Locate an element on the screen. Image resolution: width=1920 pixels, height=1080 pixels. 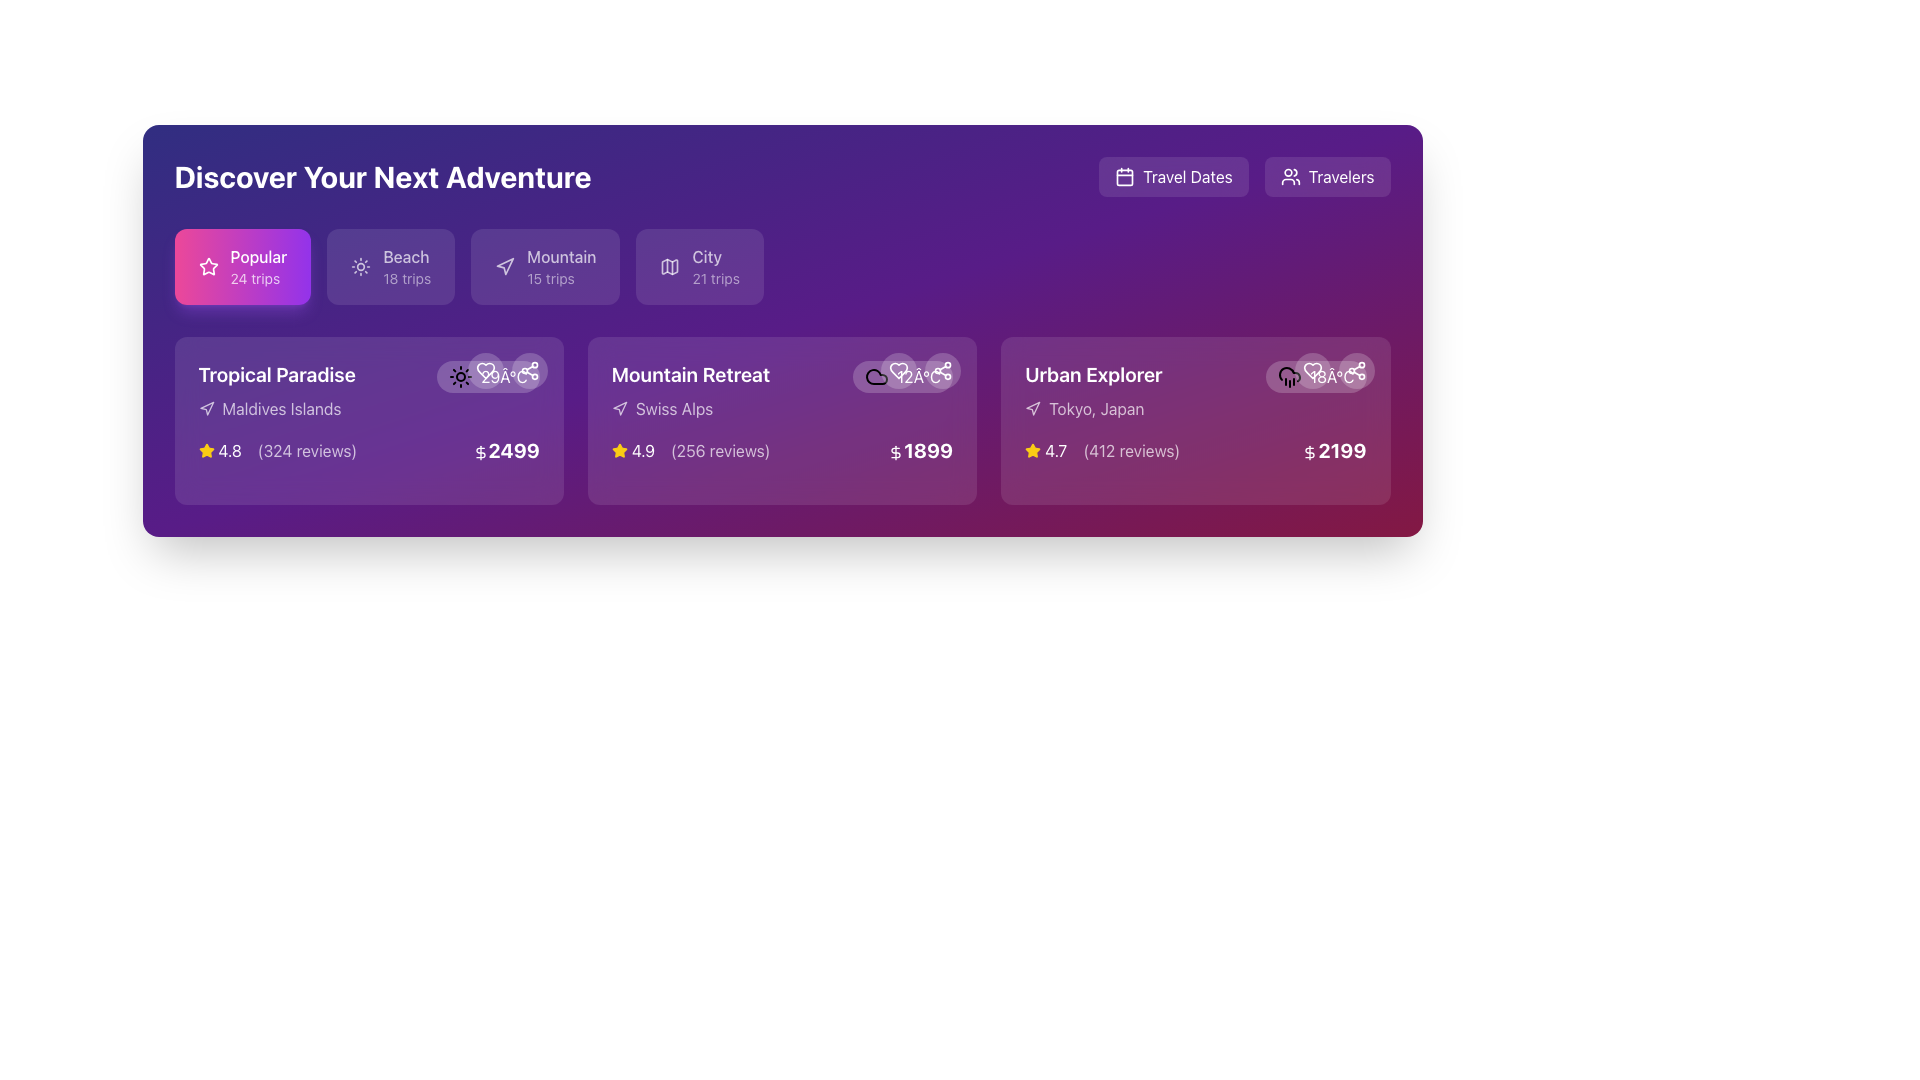
the text label providing information about the number of trips available under the 'Mountain' category, located below the title 'Mountain' in the third category button is located at coordinates (560, 278).